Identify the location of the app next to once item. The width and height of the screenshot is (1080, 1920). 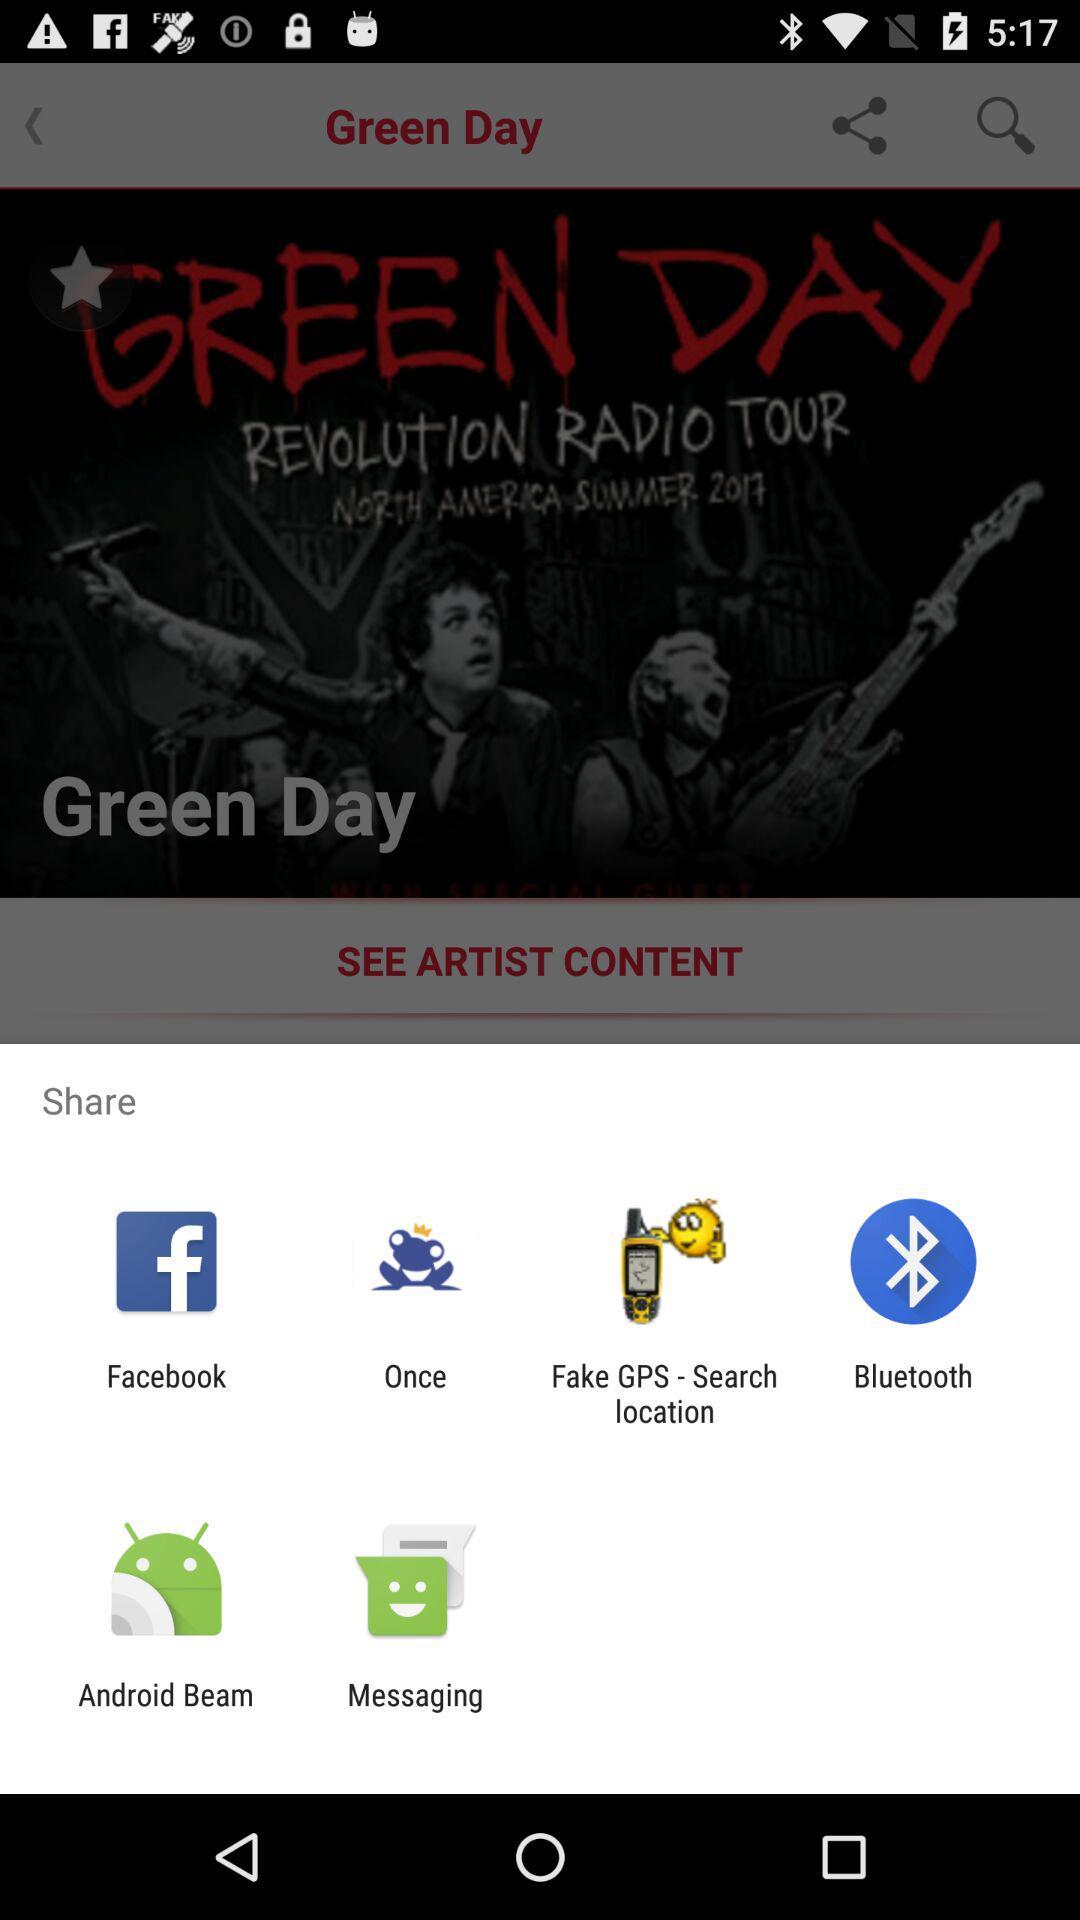
(165, 1392).